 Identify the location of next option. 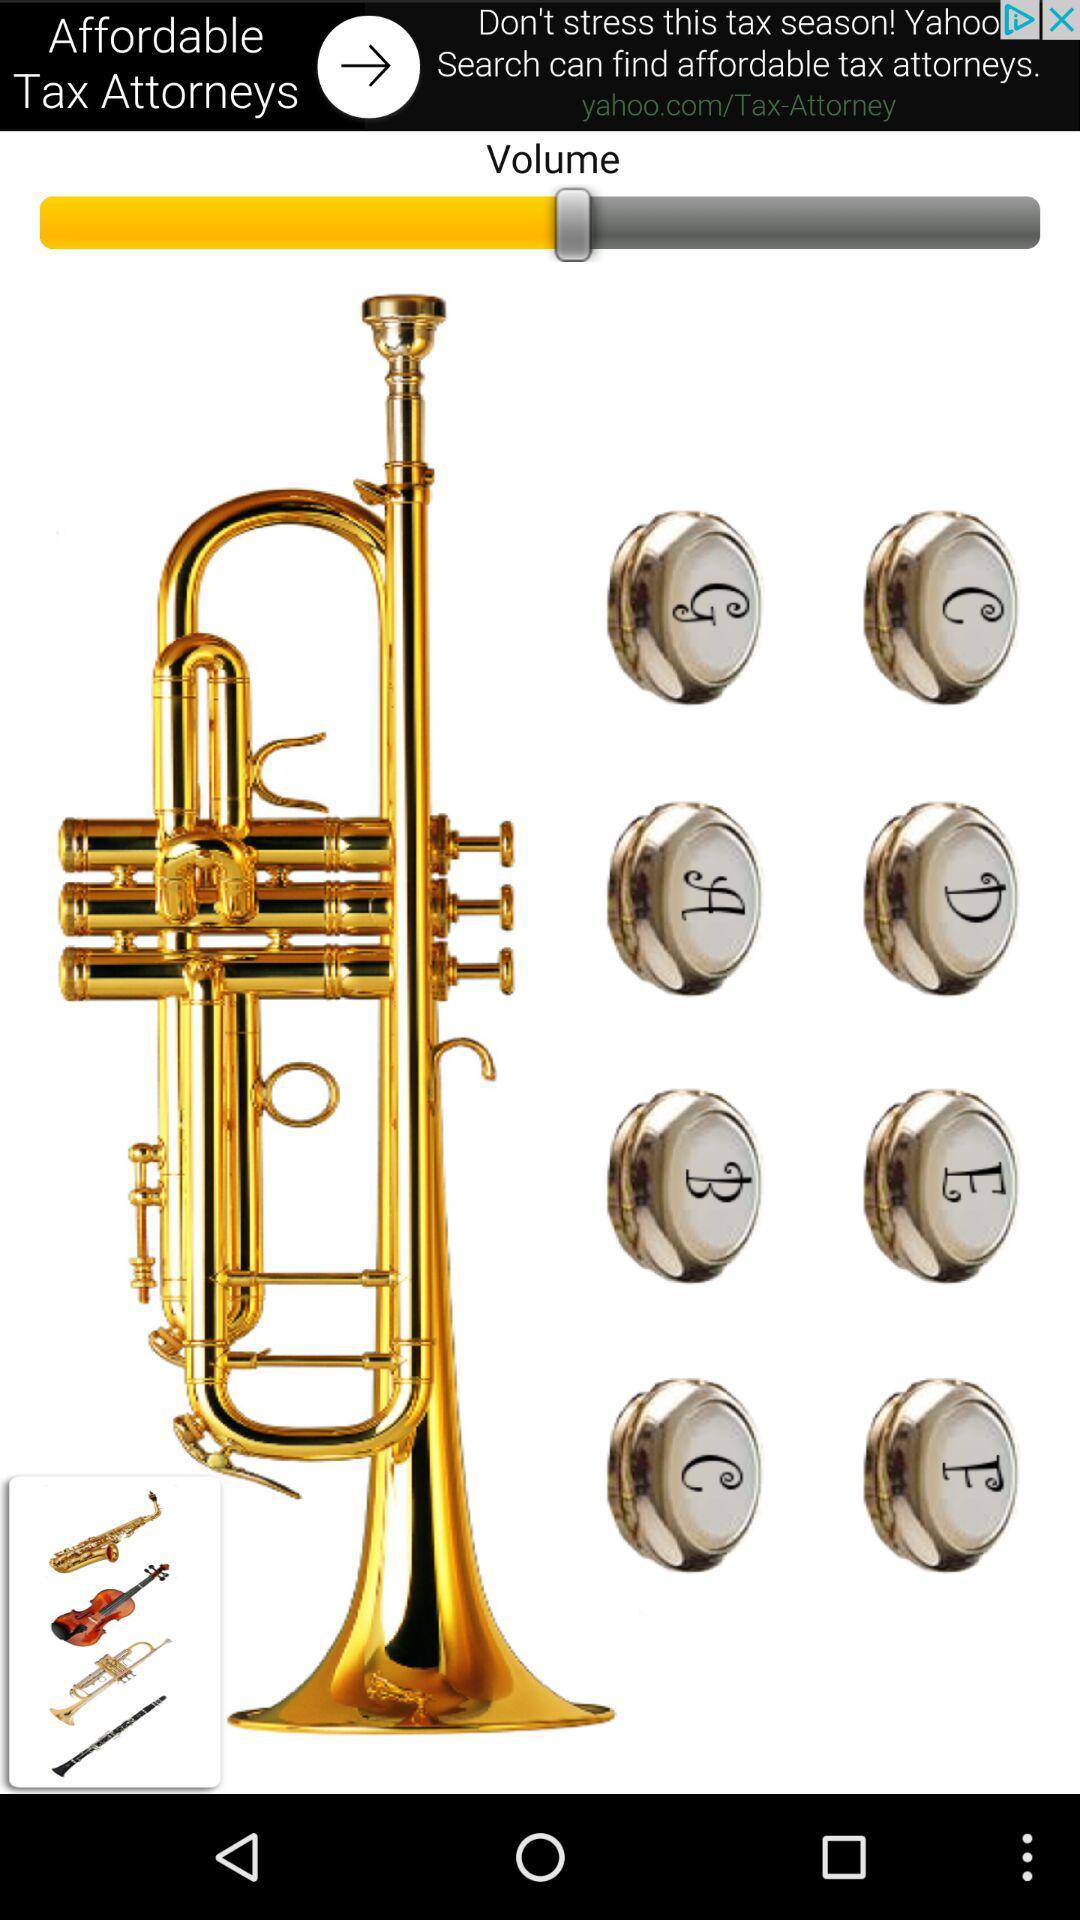
(540, 65).